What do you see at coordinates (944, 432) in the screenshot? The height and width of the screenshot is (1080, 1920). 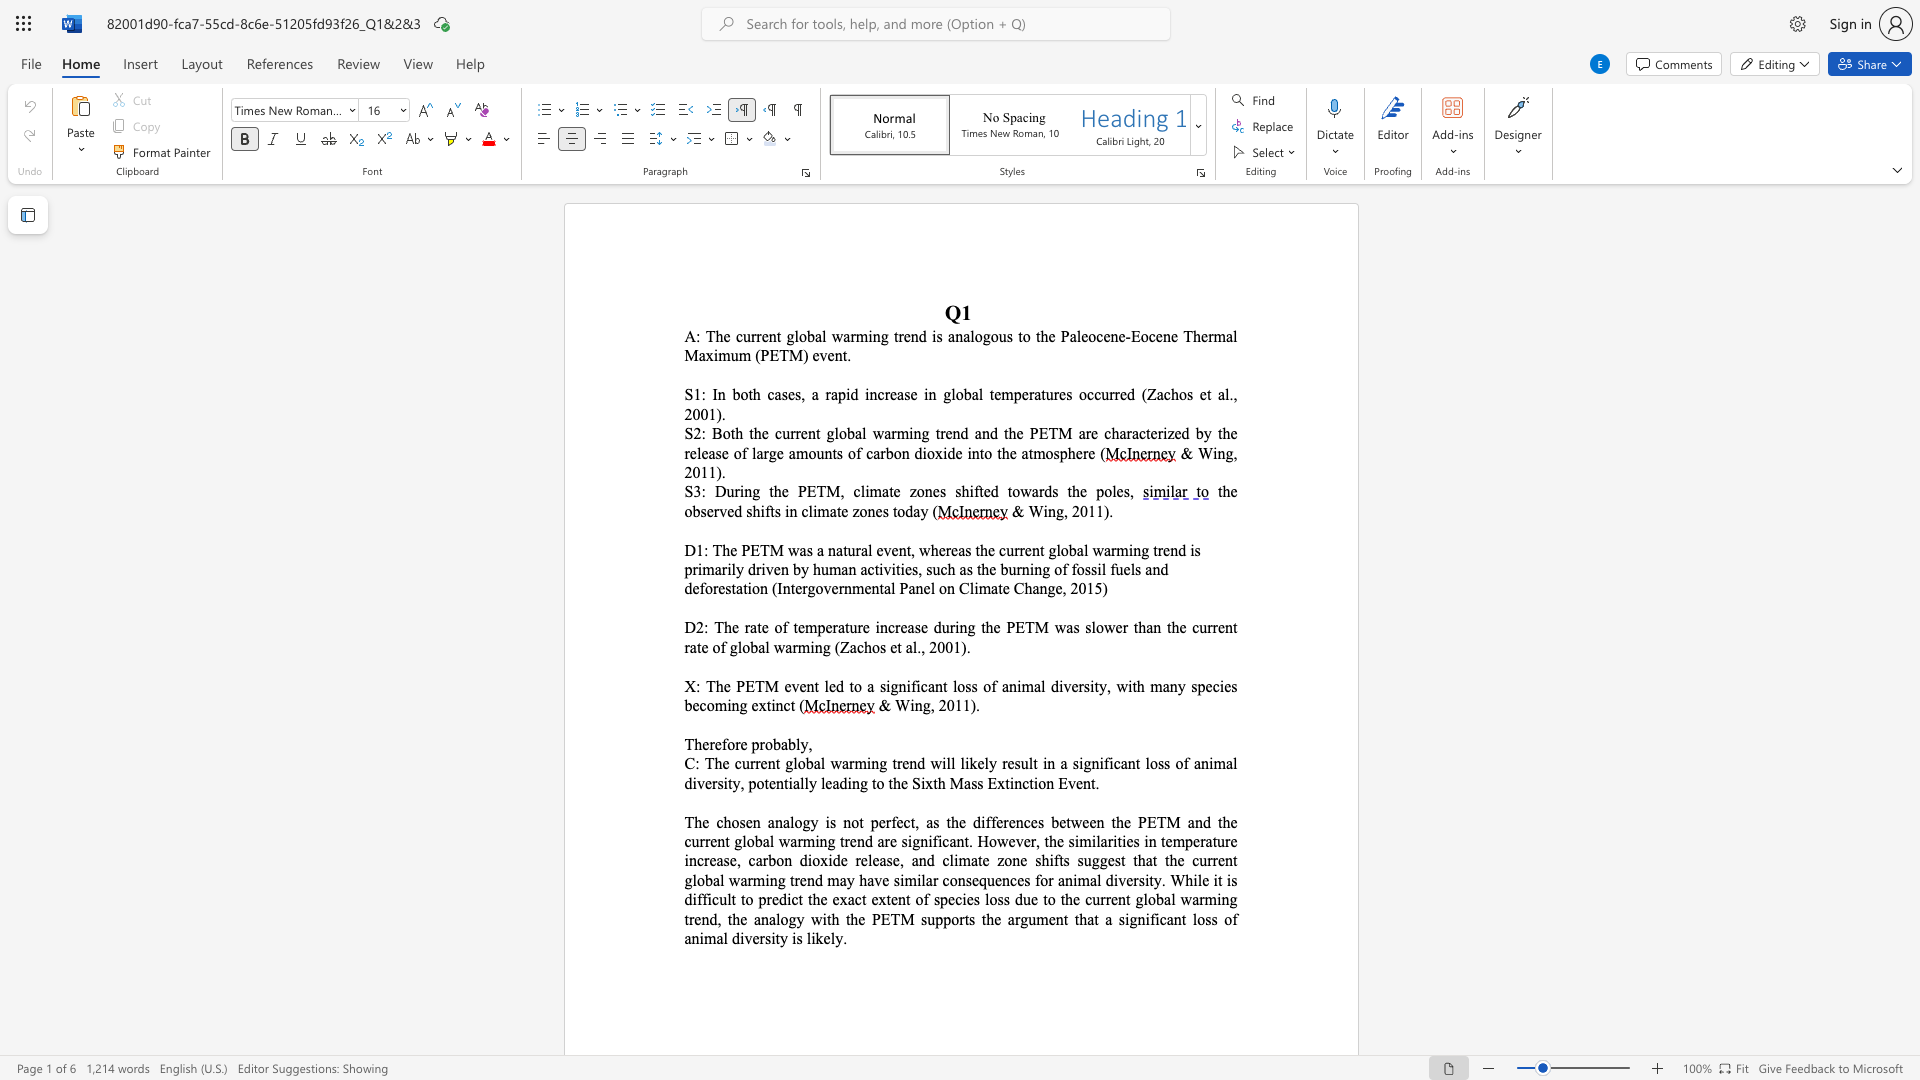 I see `the subset text "end and th" within the text "S2: Both the current global warming trend and the"` at bounding box center [944, 432].